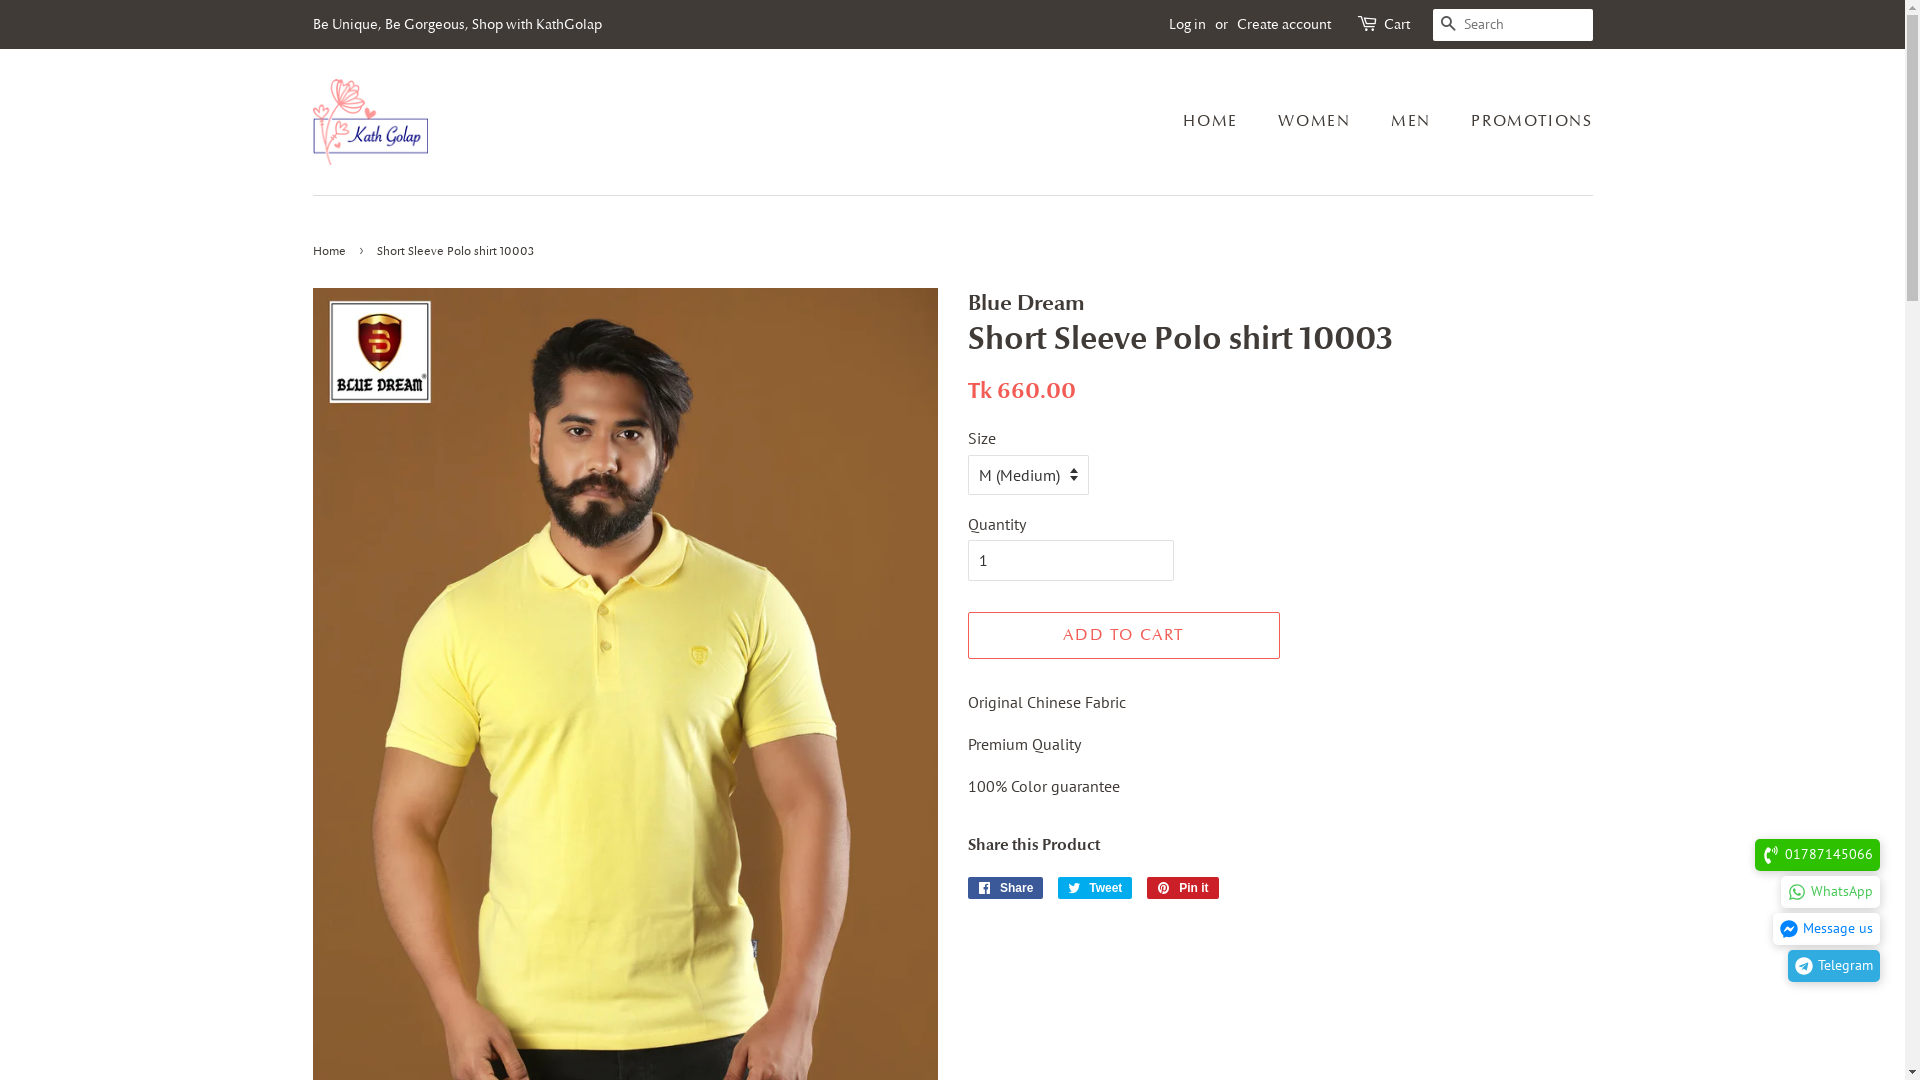 The image size is (1920, 1080). What do you see at coordinates (1282, 23) in the screenshot?
I see `'Create account'` at bounding box center [1282, 23].